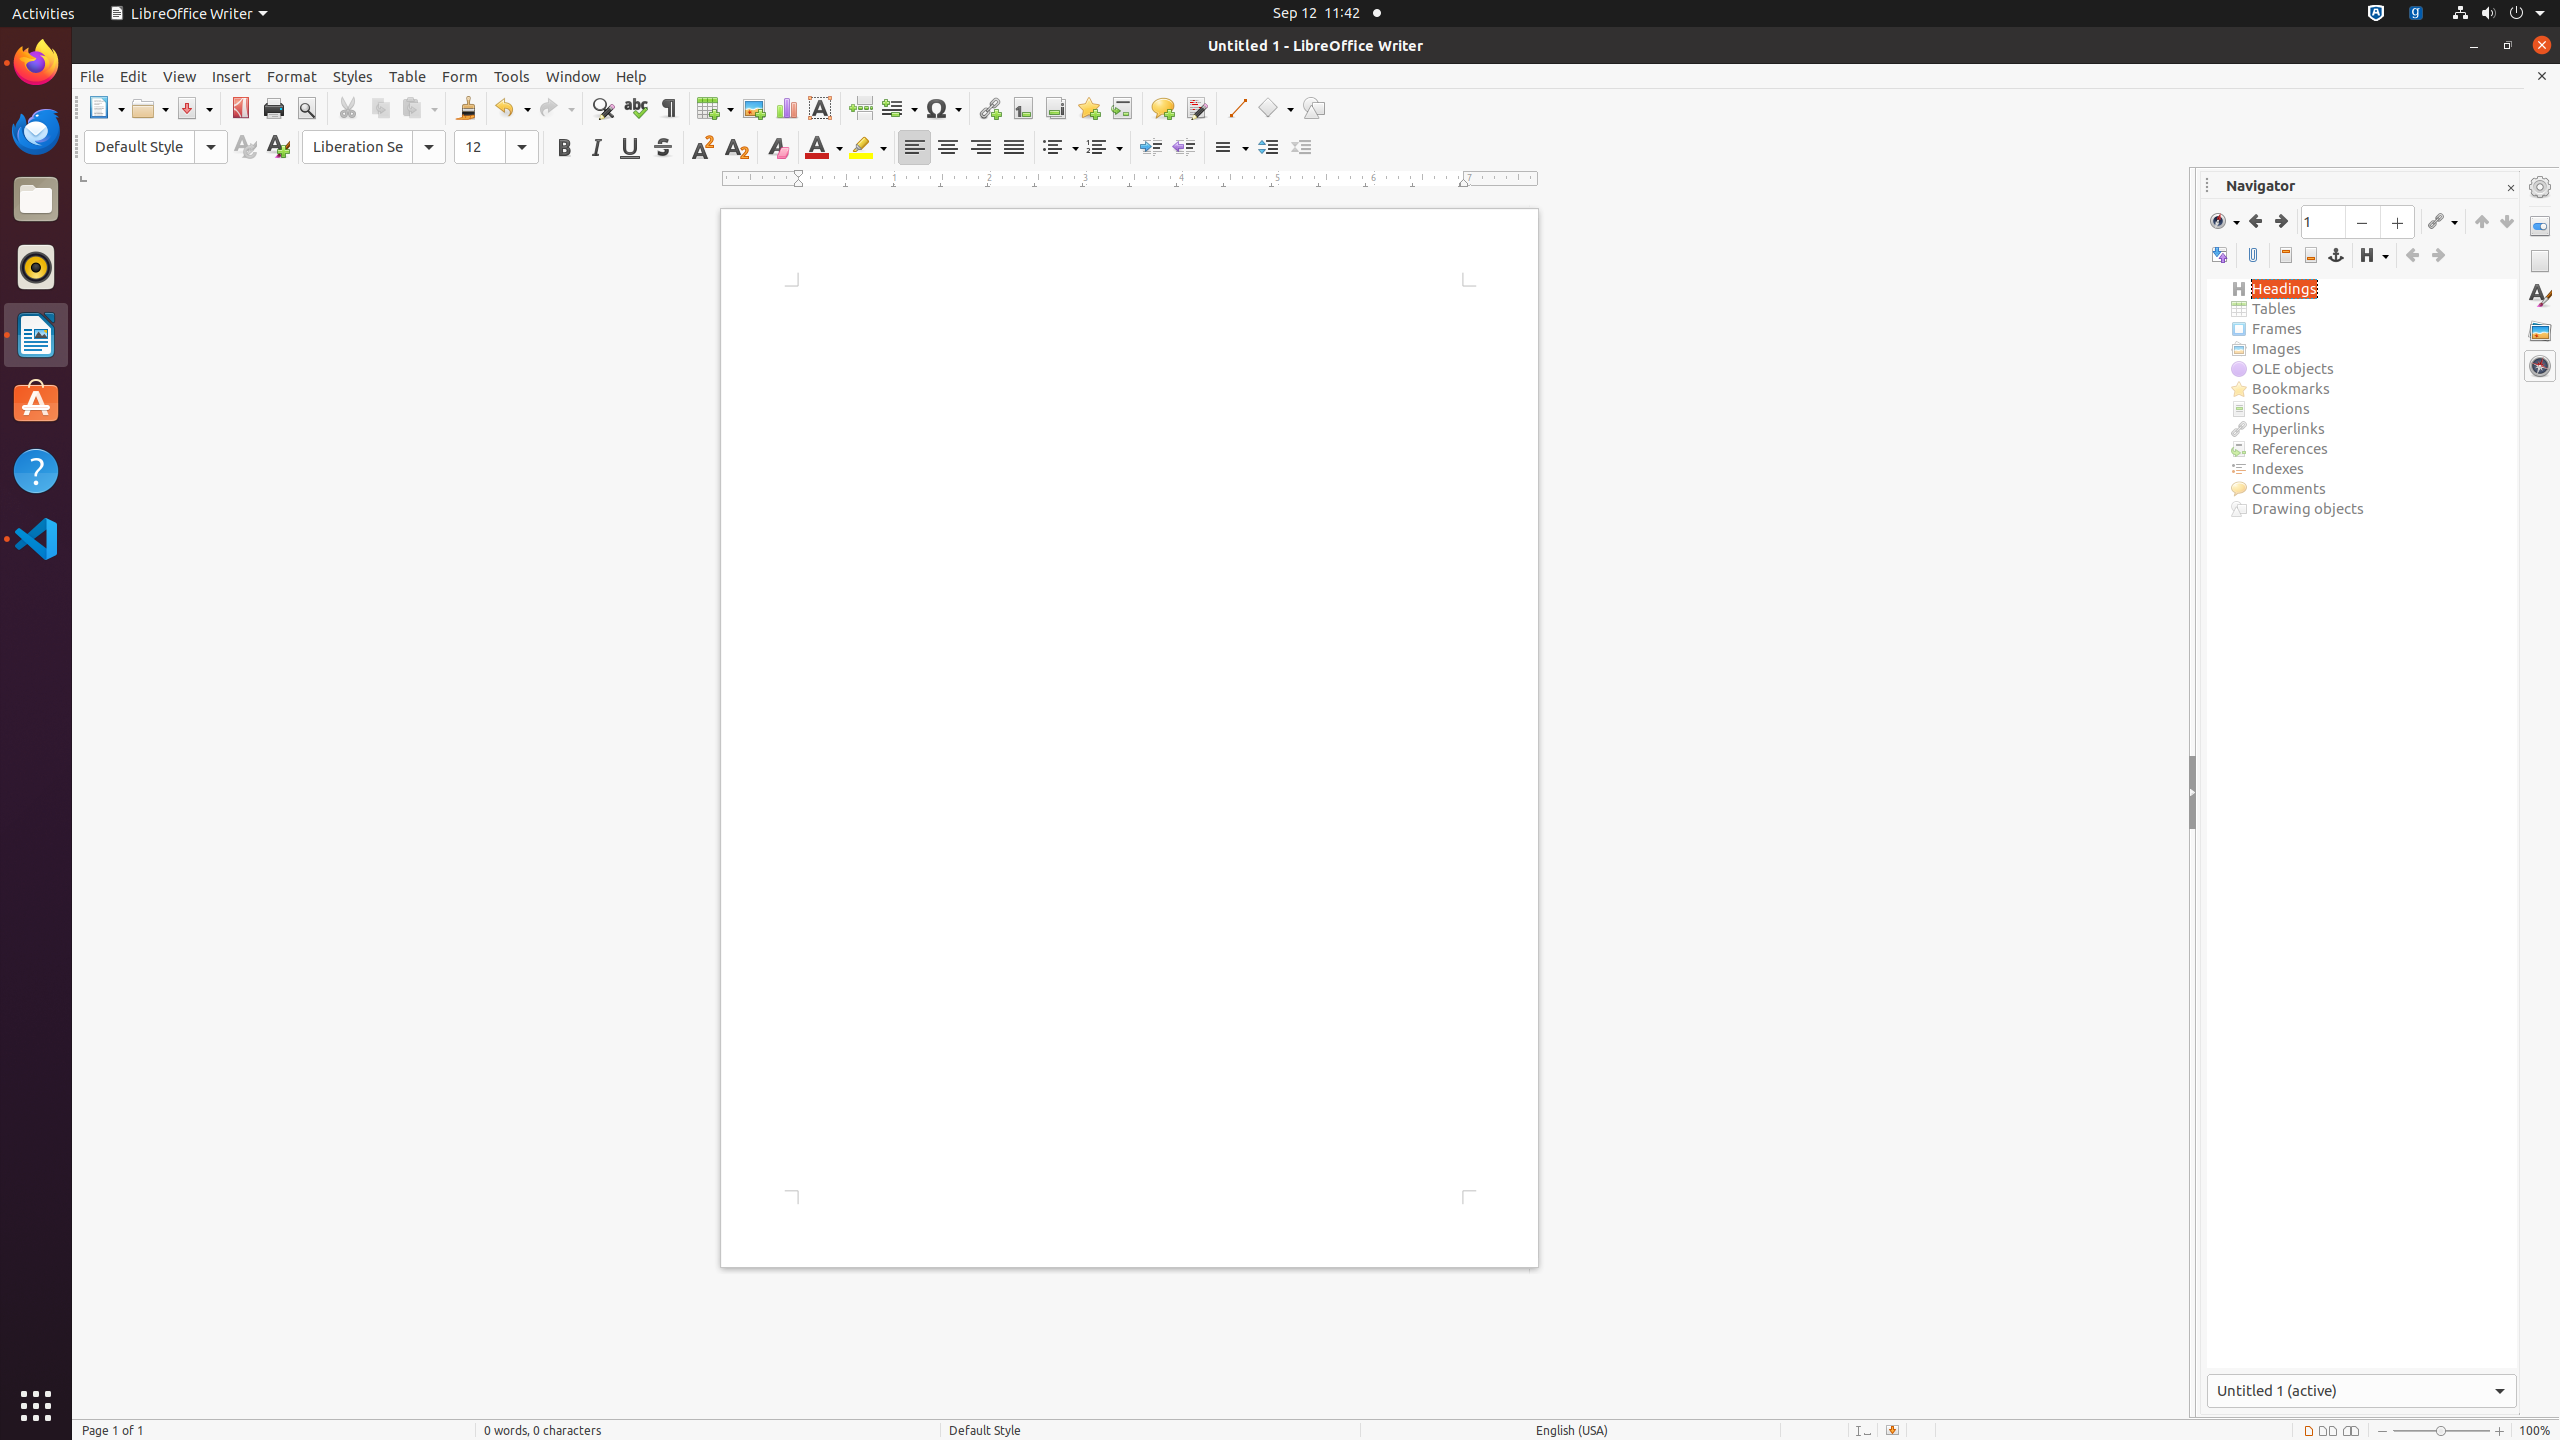  What do you see at coordinates (1267, 146) in the screenshot?
I see `'Increase'` at bounding box center [1267, 146].